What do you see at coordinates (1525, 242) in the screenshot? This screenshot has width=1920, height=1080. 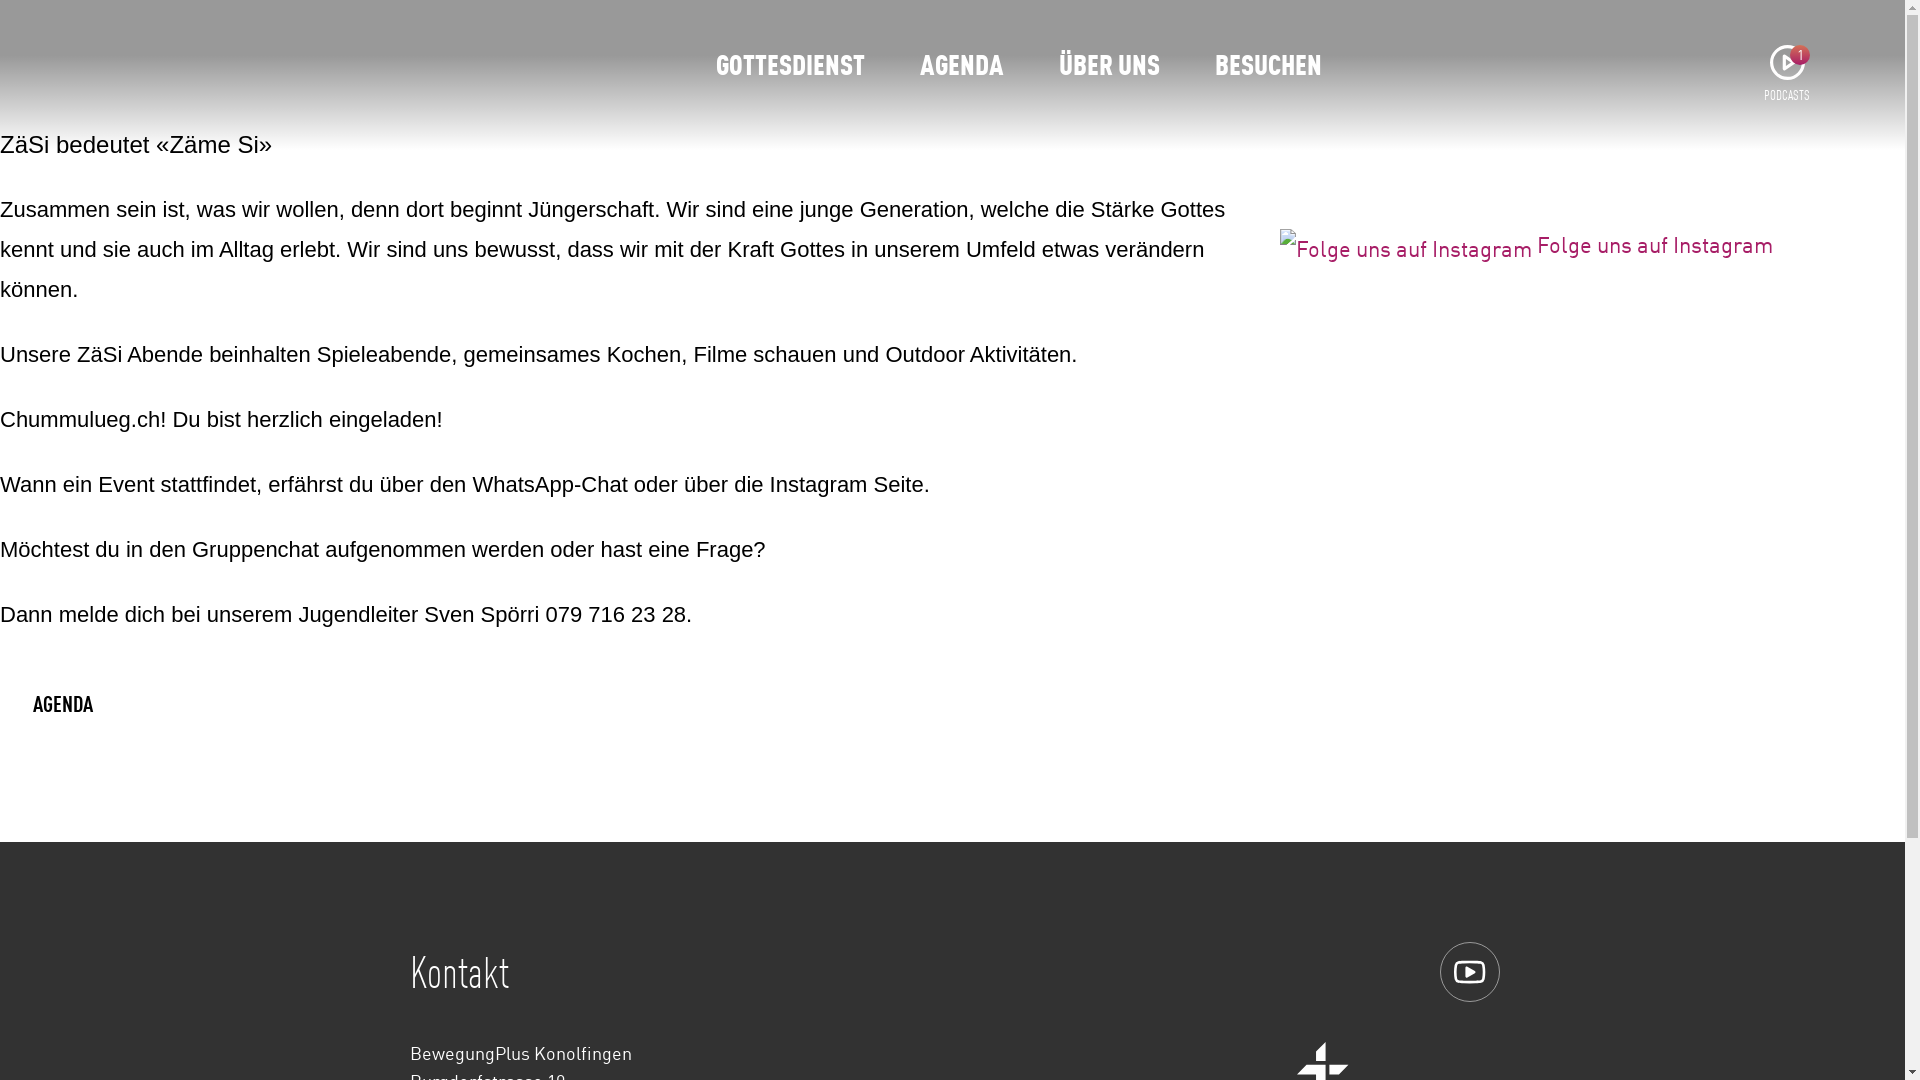 I see `'Folge uns auf Instagram'` at bounding box center [1525, 242].